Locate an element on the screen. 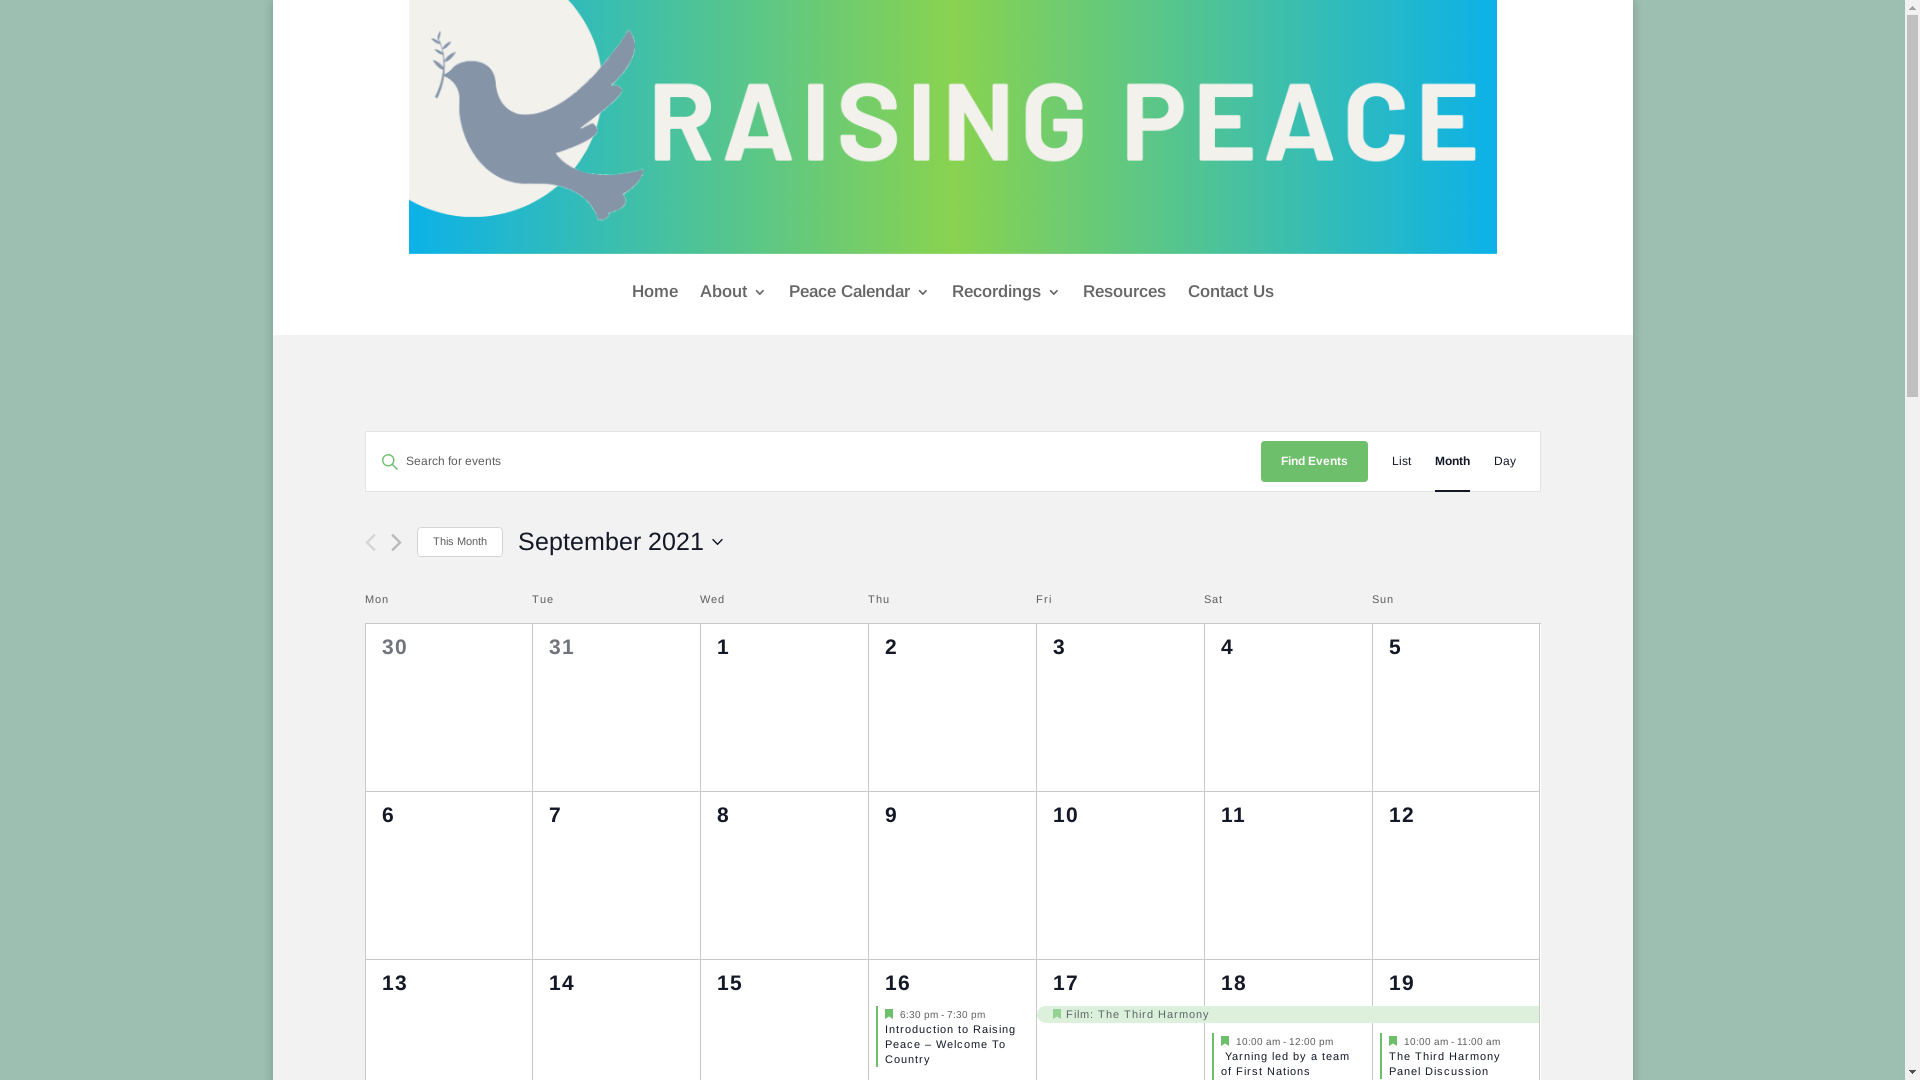 This screenshot has width=1920, height=1080. 'About' is located at coordinates (732, 292).